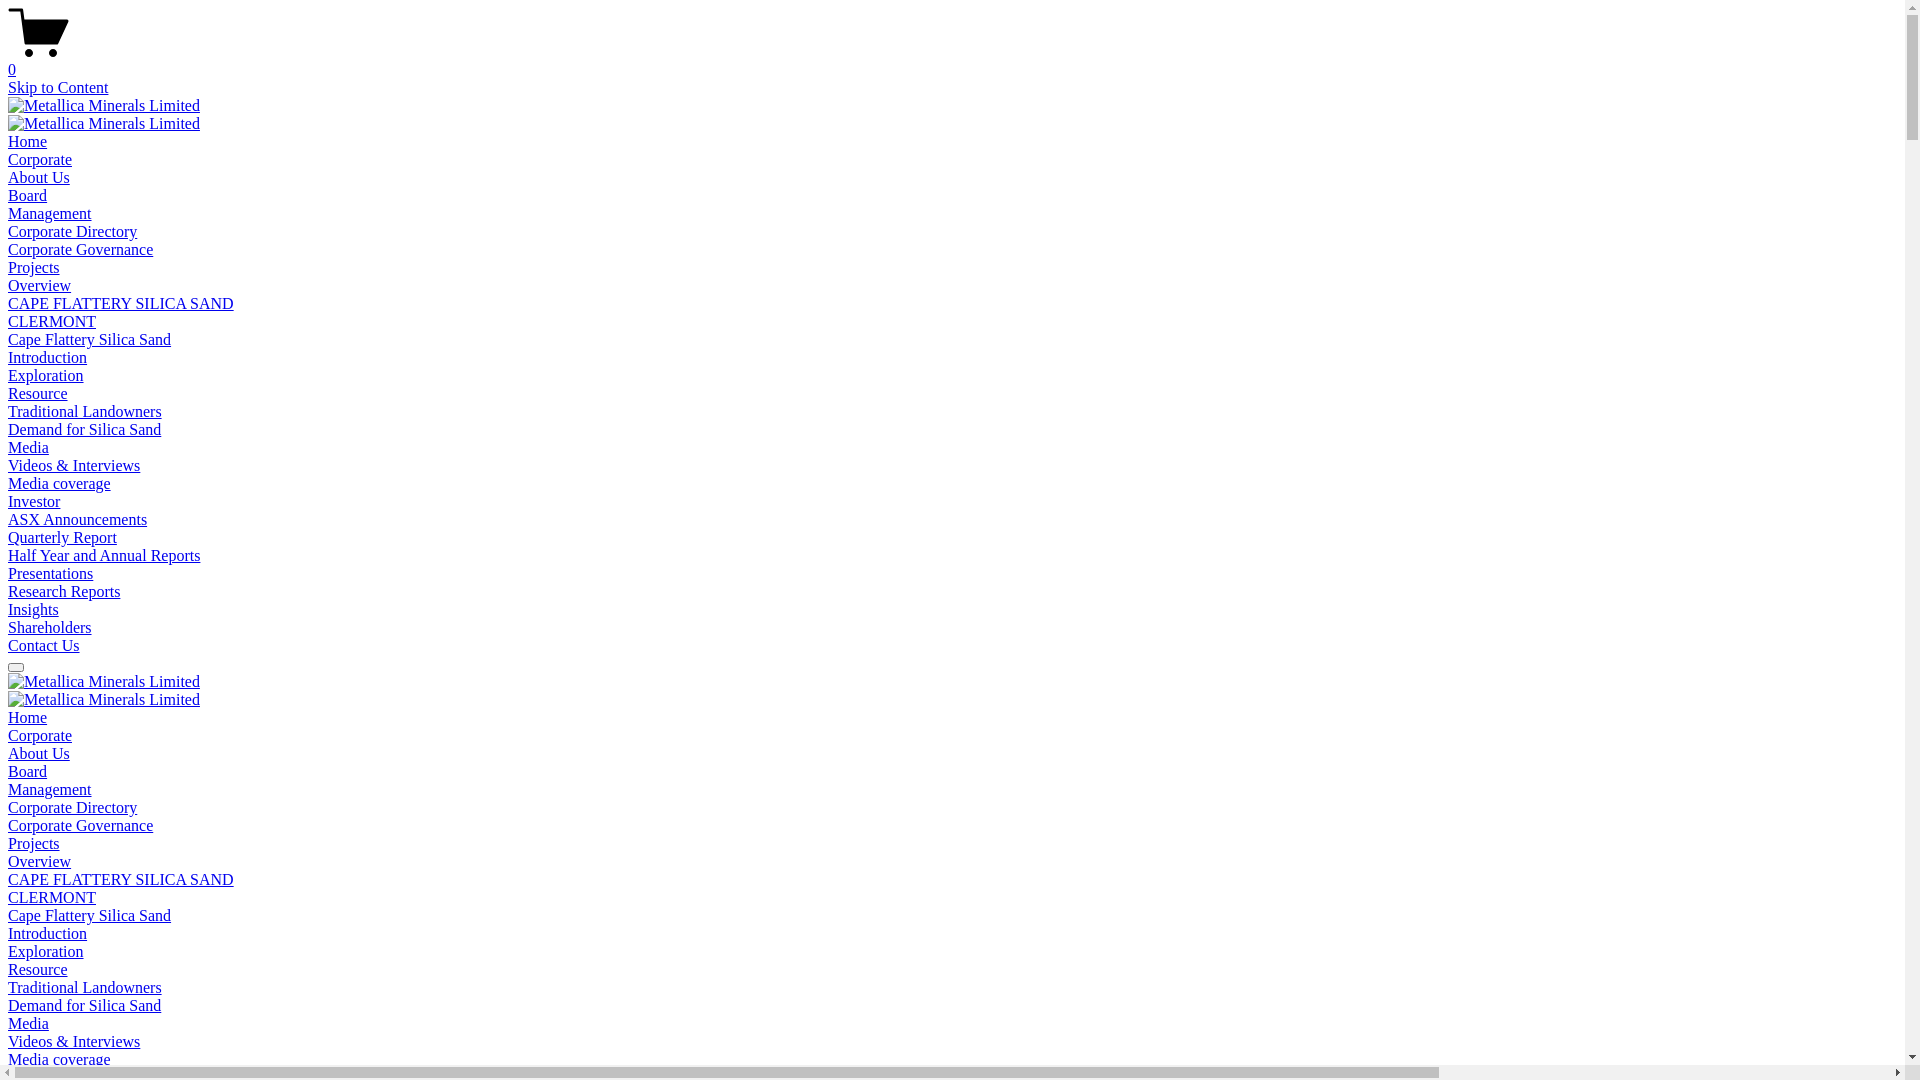 The image size is (1920, 1080). I want to click on 'Presentations', so click(8, 573).